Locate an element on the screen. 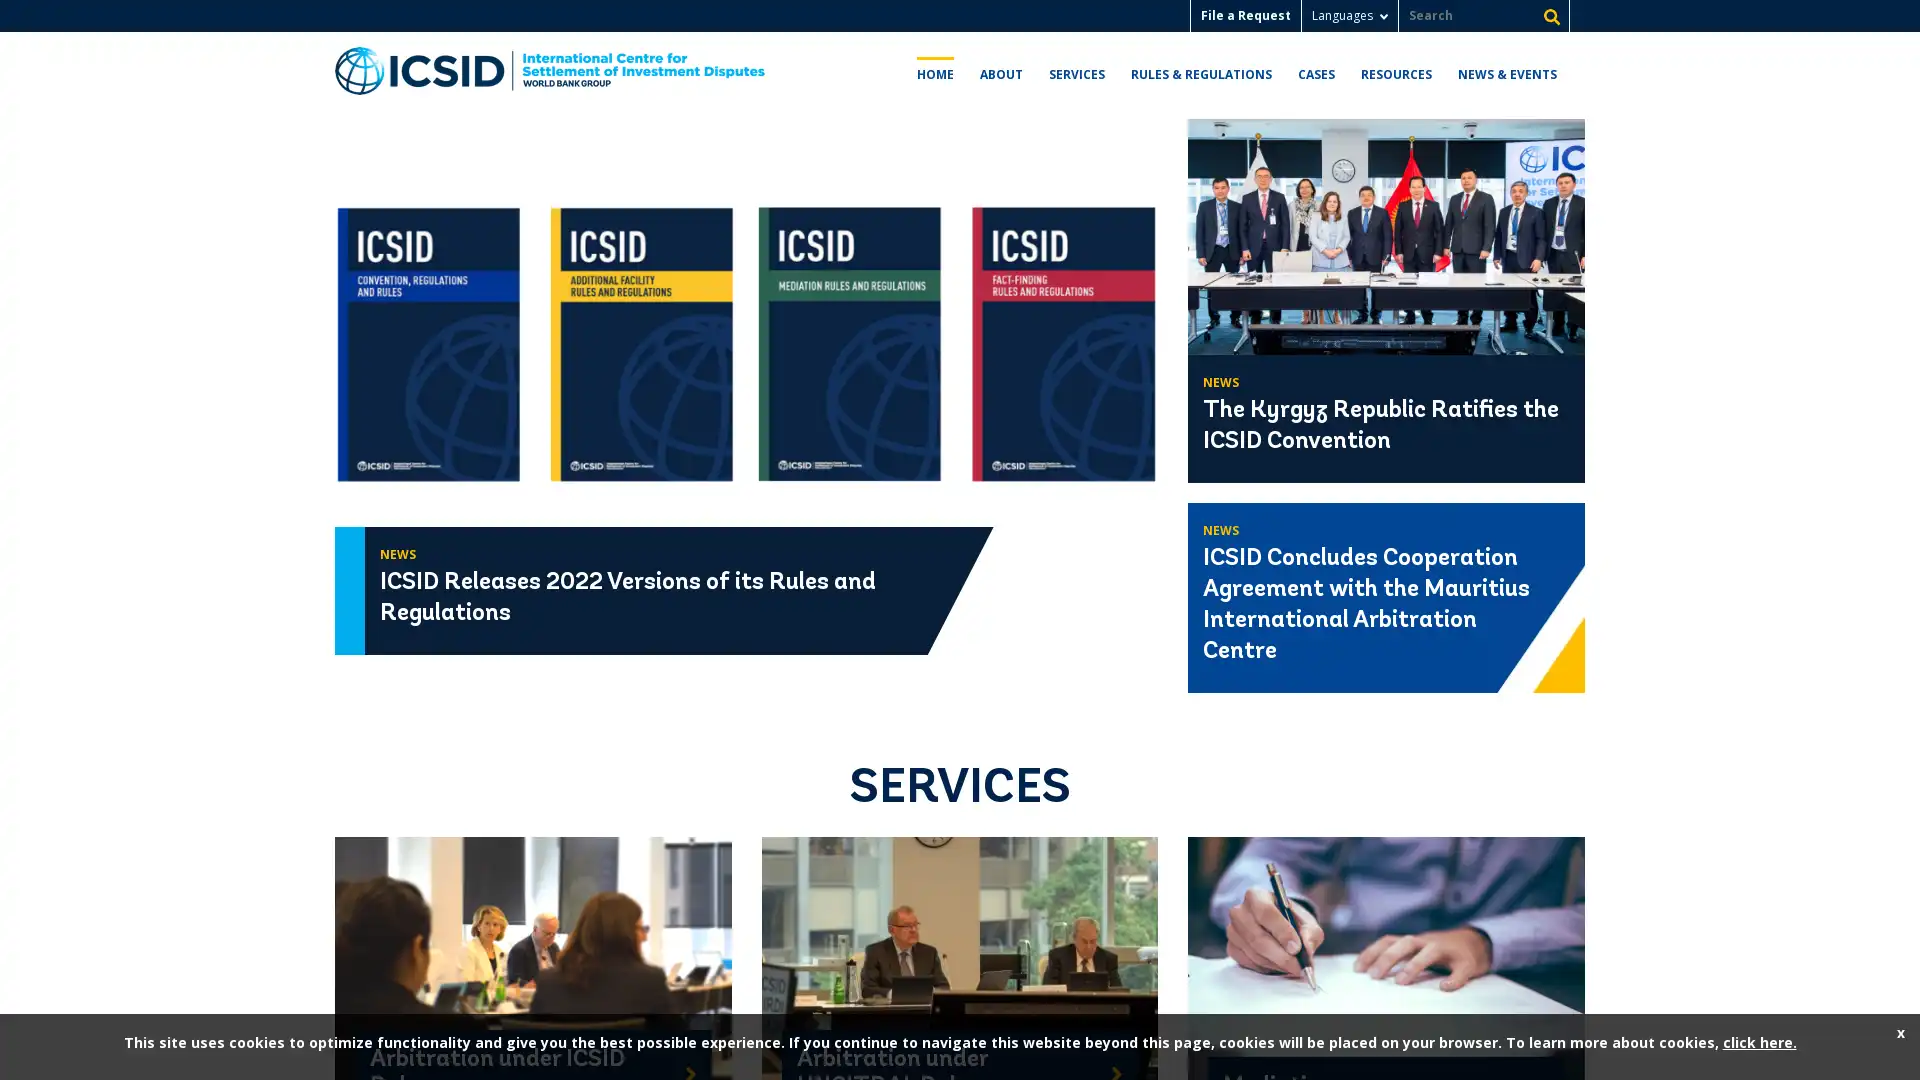 This screenshot has width=1920, height=1080. Search is located at coordinates (1550, 16).